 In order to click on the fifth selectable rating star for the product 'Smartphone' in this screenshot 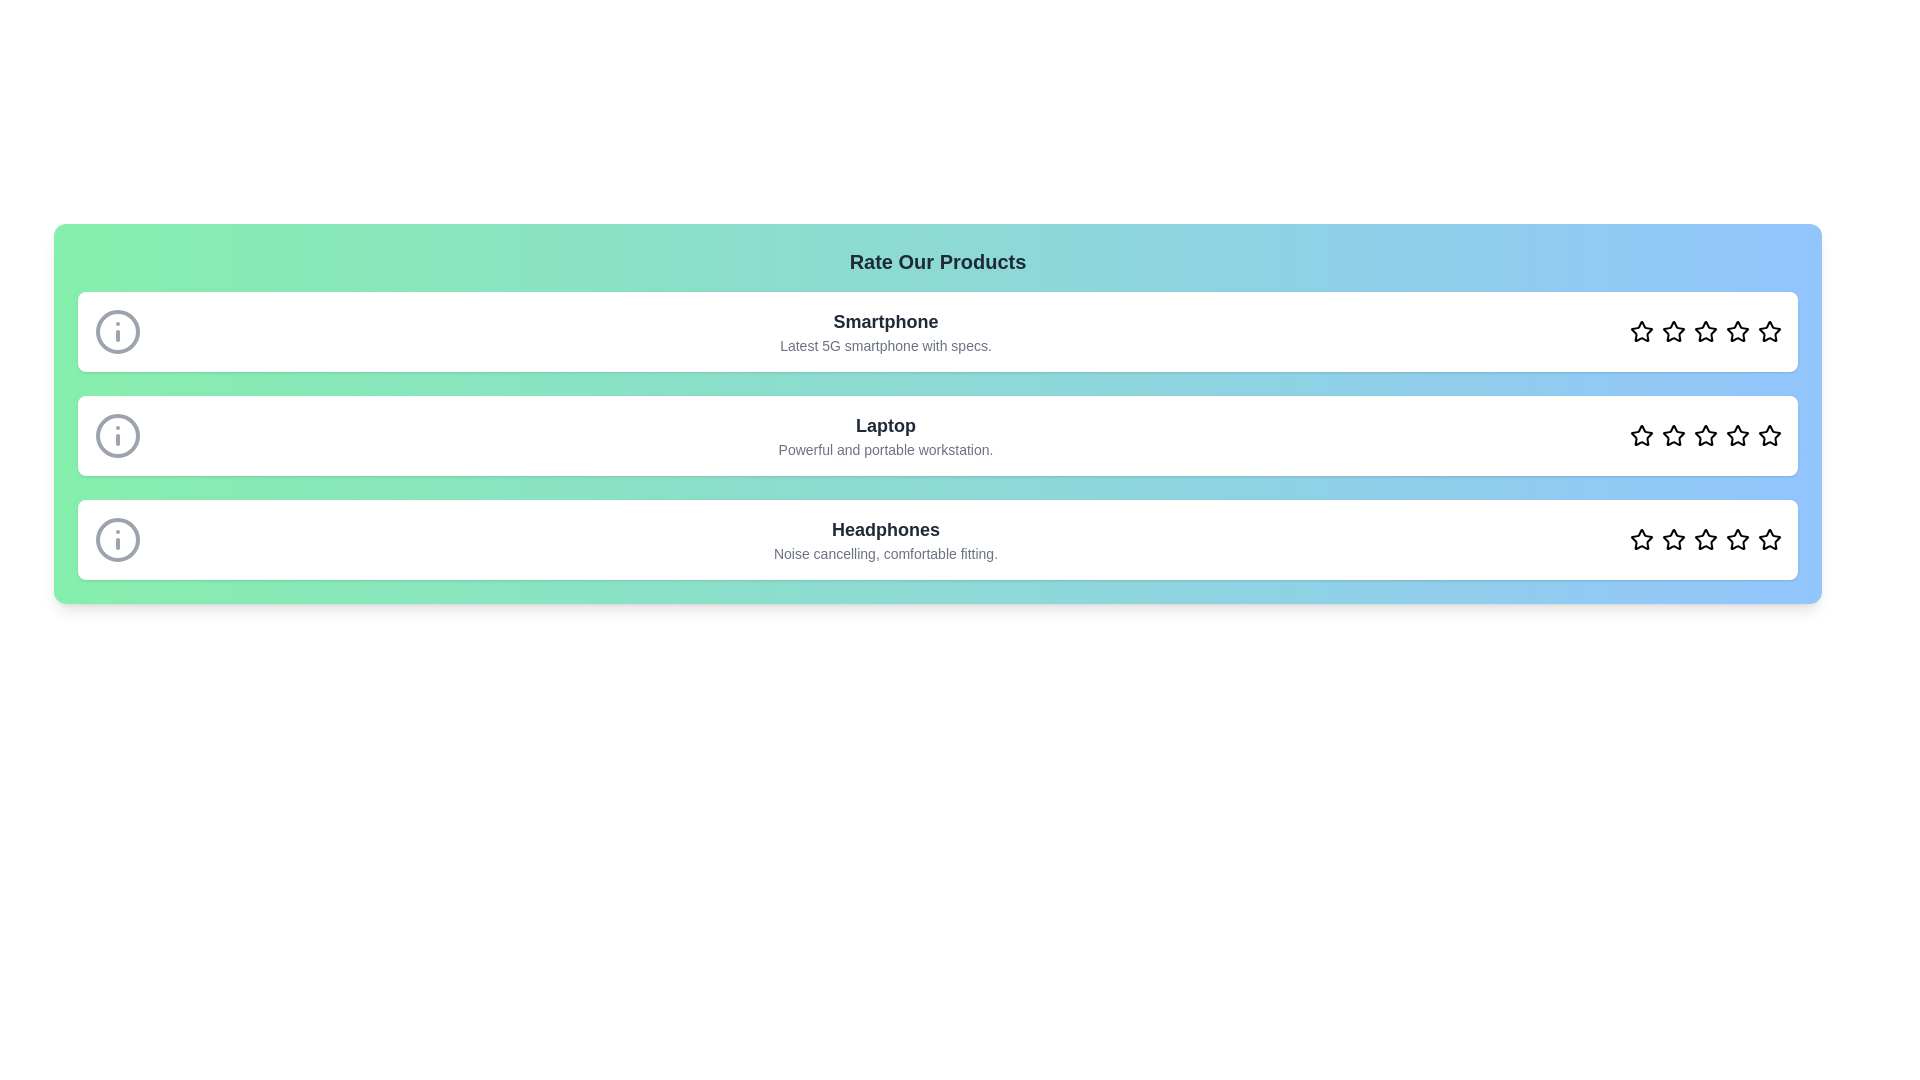, I will do `click(1736, 330)`.